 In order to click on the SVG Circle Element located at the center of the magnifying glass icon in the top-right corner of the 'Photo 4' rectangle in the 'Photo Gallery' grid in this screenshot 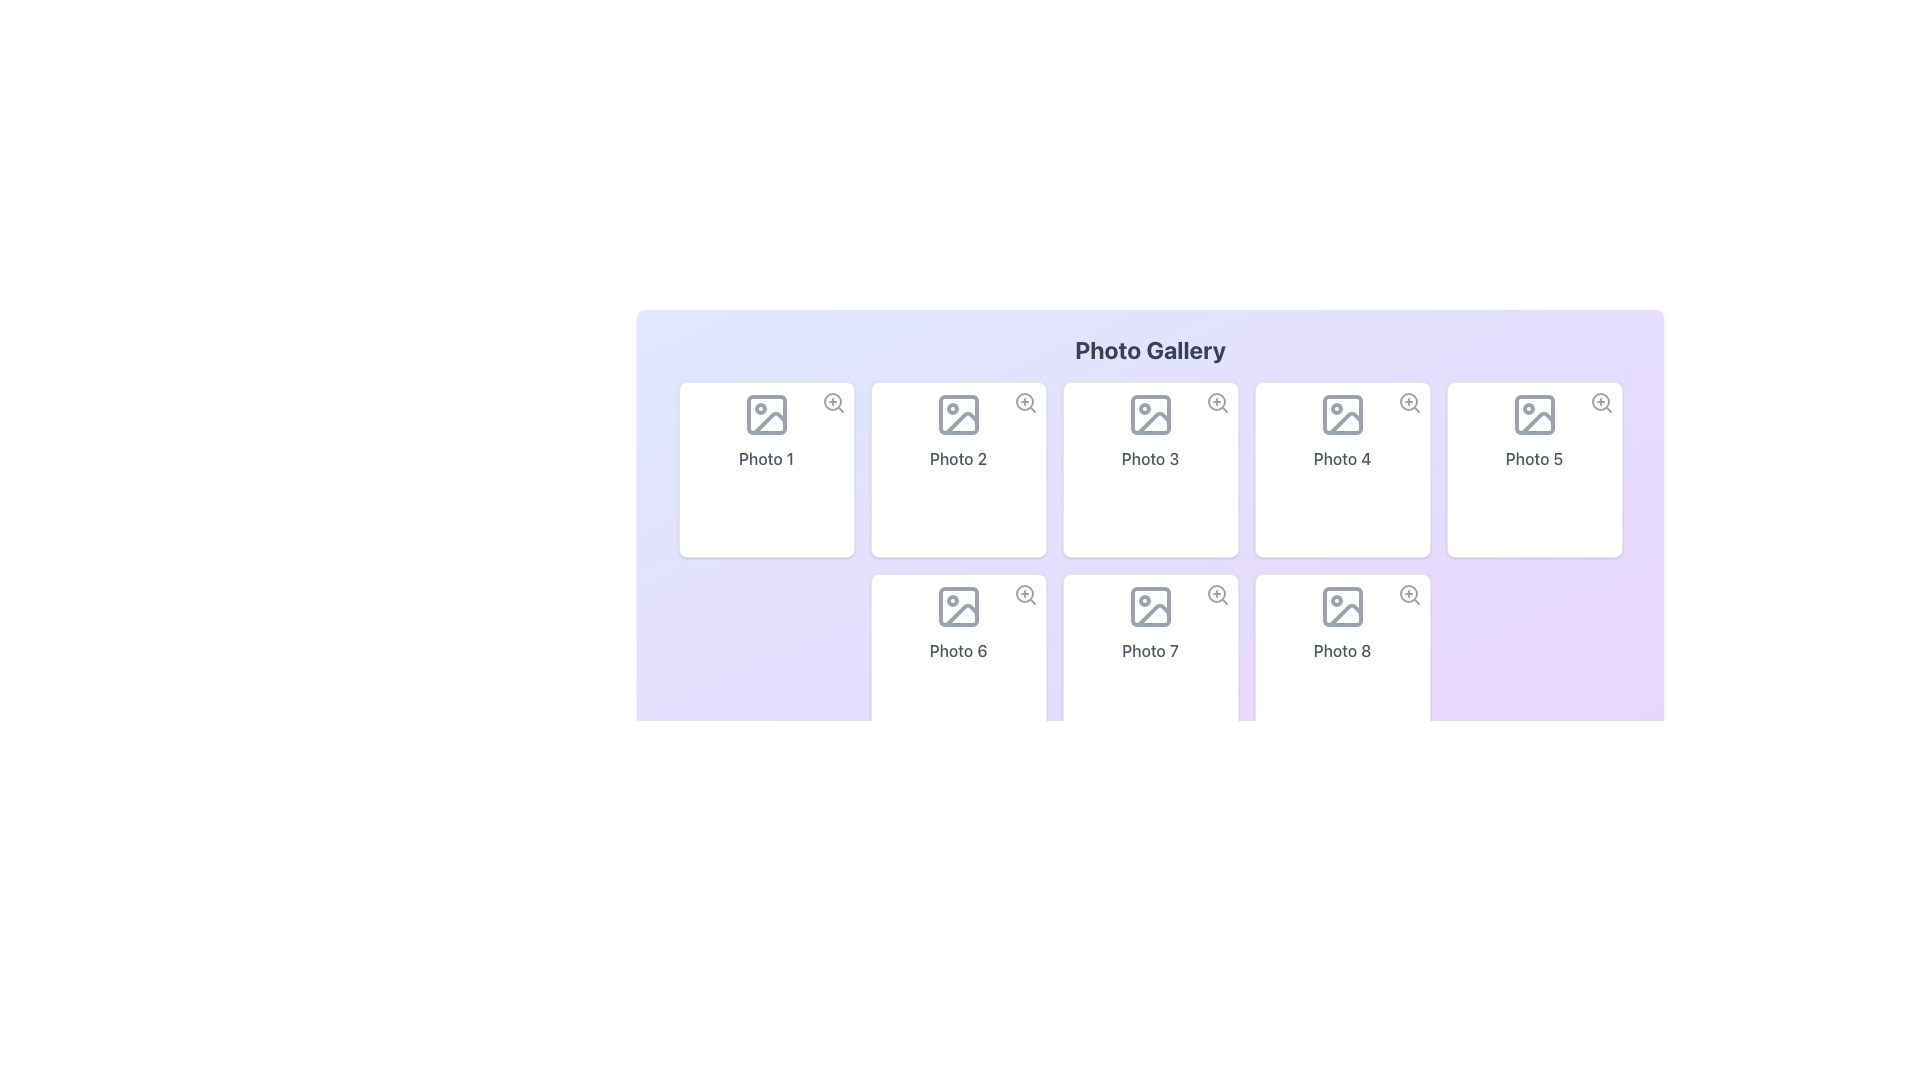, I will do `click(1407, 401)`.